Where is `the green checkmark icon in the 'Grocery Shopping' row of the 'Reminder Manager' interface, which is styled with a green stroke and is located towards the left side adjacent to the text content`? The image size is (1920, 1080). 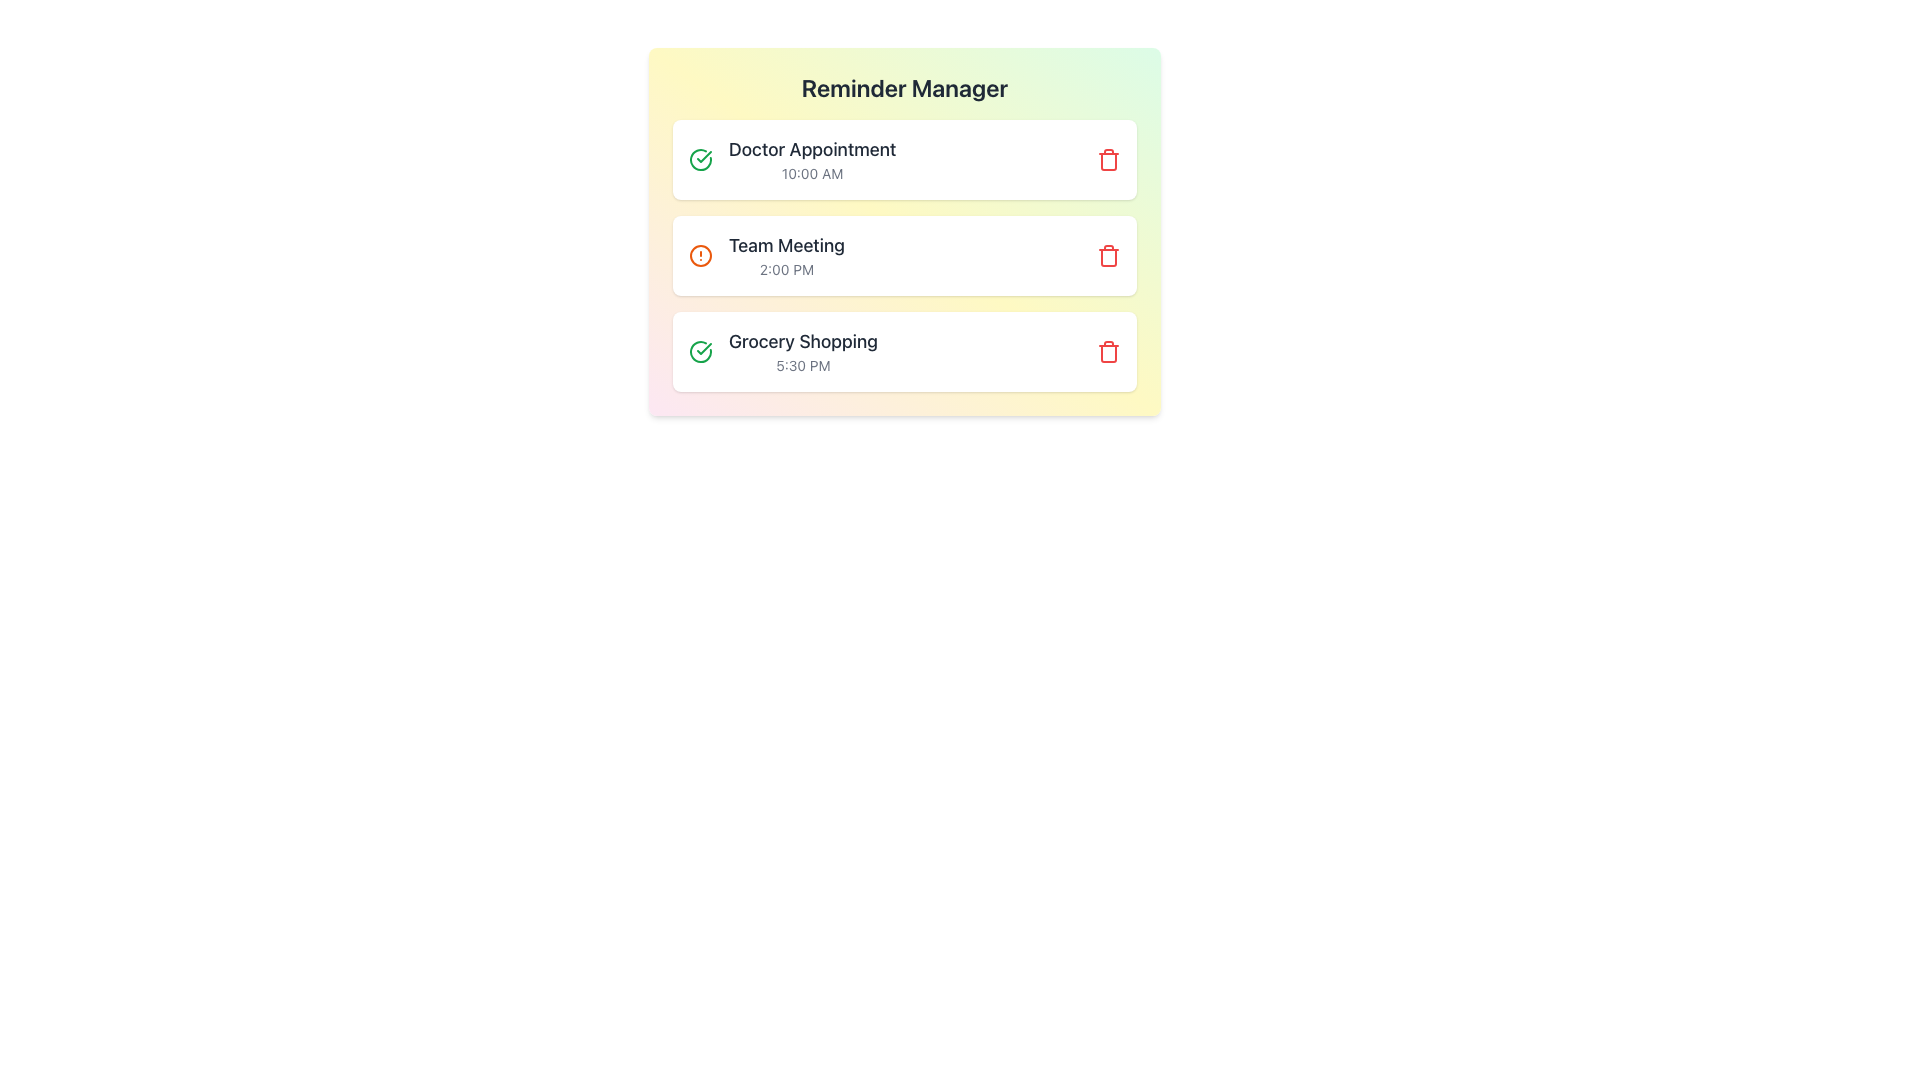
the green checkmark icon in the 'Grocery Shopping' row of the 'Reminder Manager' interface, which is styled with a green stroke and is located towards the left side adjacent to the text content is located at coordinates (704, 156).